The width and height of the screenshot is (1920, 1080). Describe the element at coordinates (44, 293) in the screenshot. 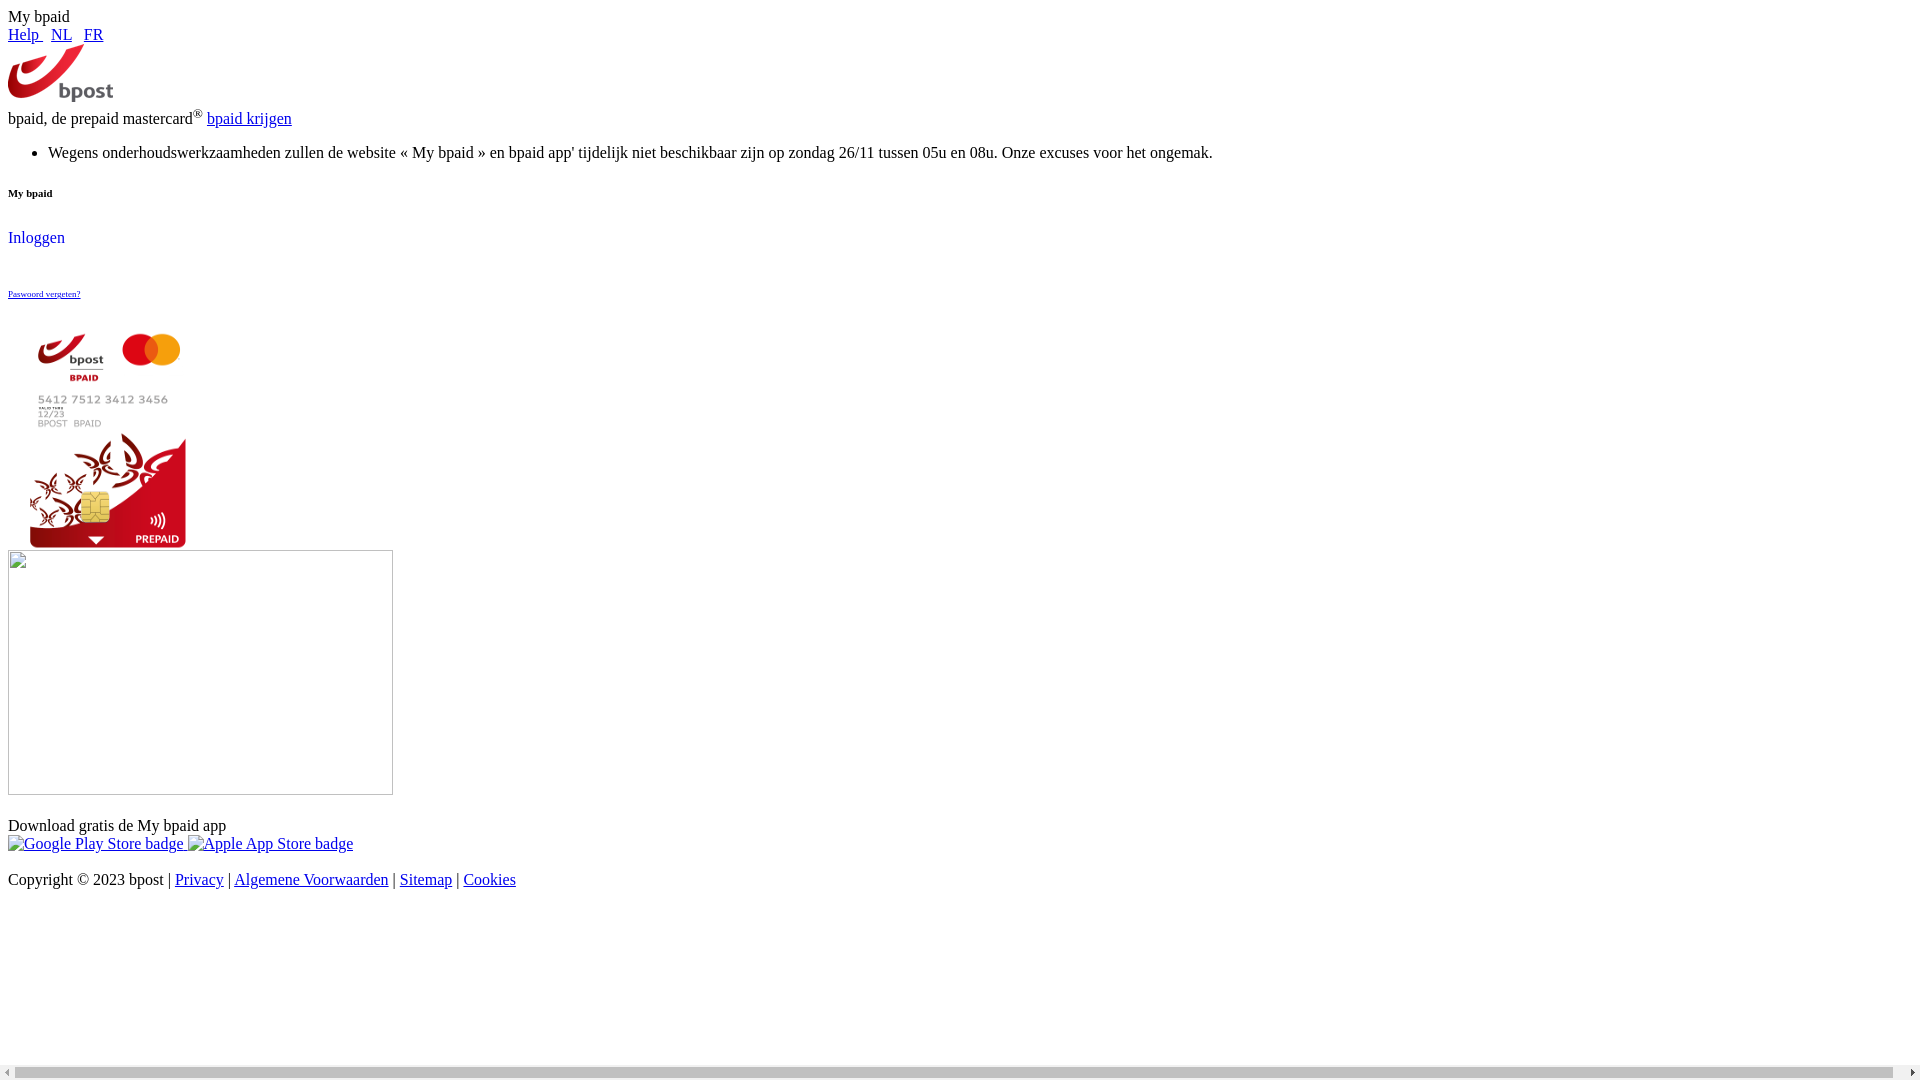

I see `'Paswoord vergeten?'` at that location.